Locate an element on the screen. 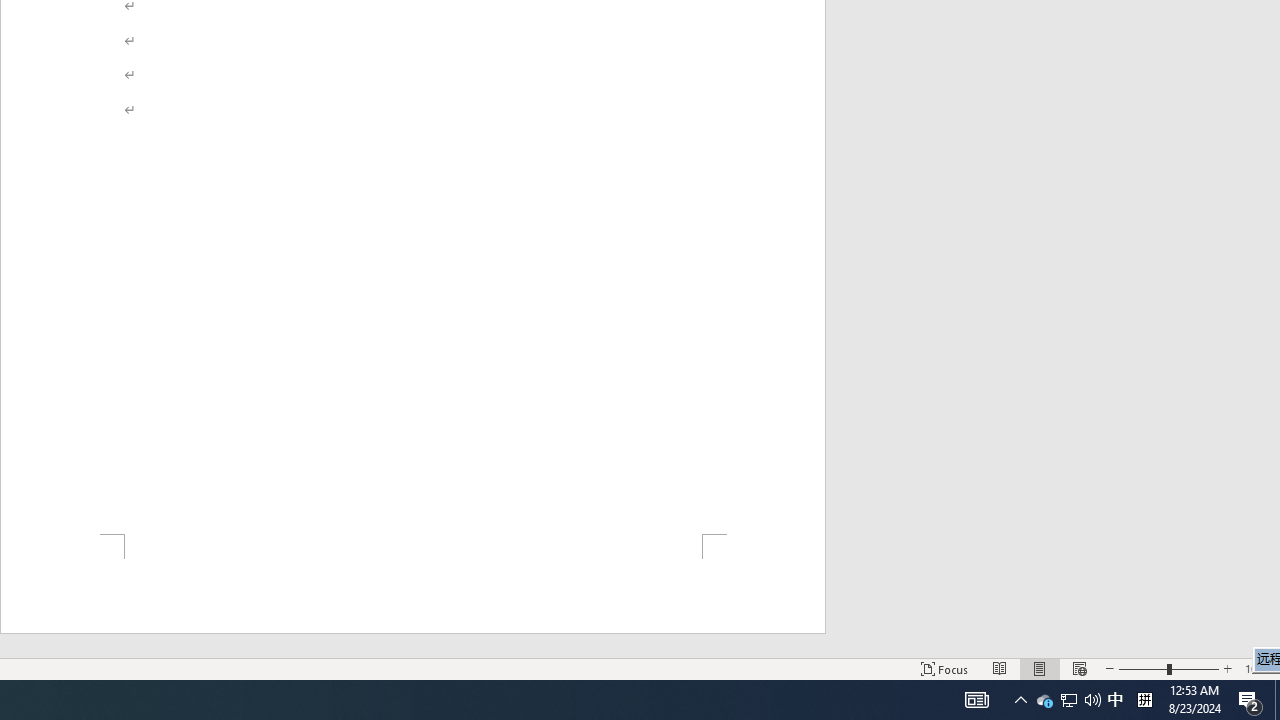 The image size is (1280, 720). 'Zoom In' is located at coordinates (1226, 669).